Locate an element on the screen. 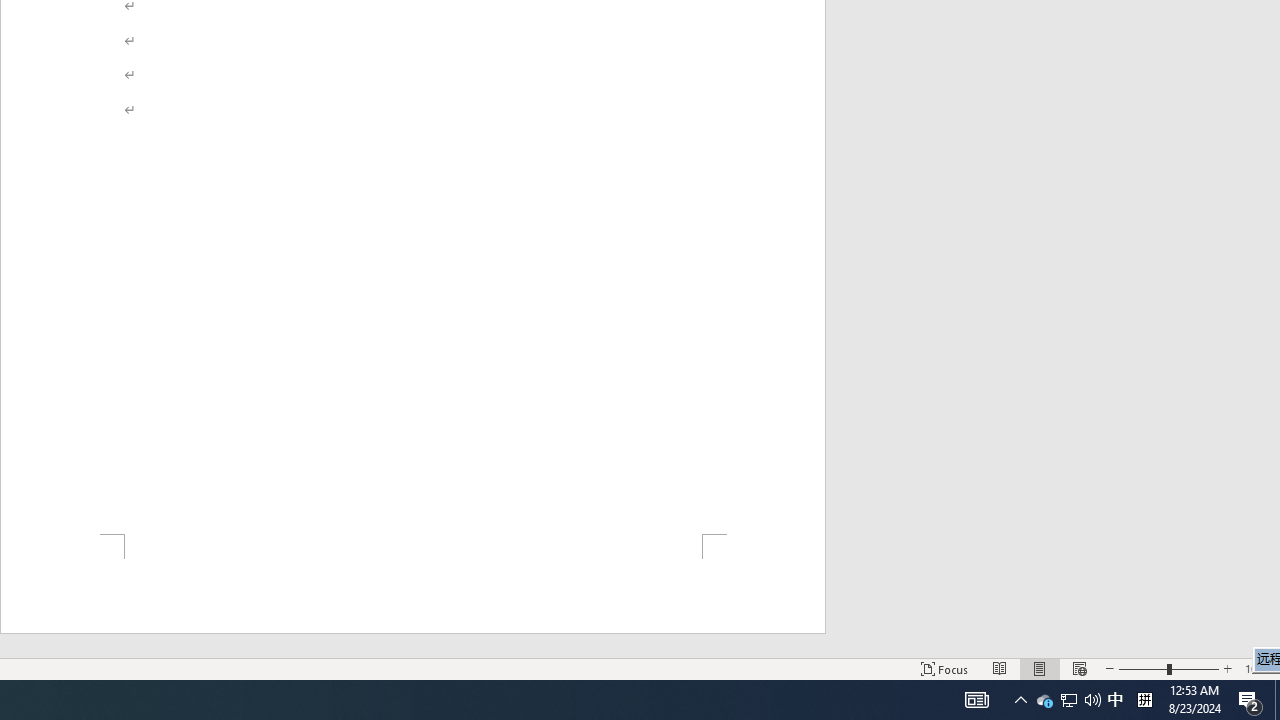 The image size is (1280, 720). 'Zoom In' is located at coordinates (1226, 669).